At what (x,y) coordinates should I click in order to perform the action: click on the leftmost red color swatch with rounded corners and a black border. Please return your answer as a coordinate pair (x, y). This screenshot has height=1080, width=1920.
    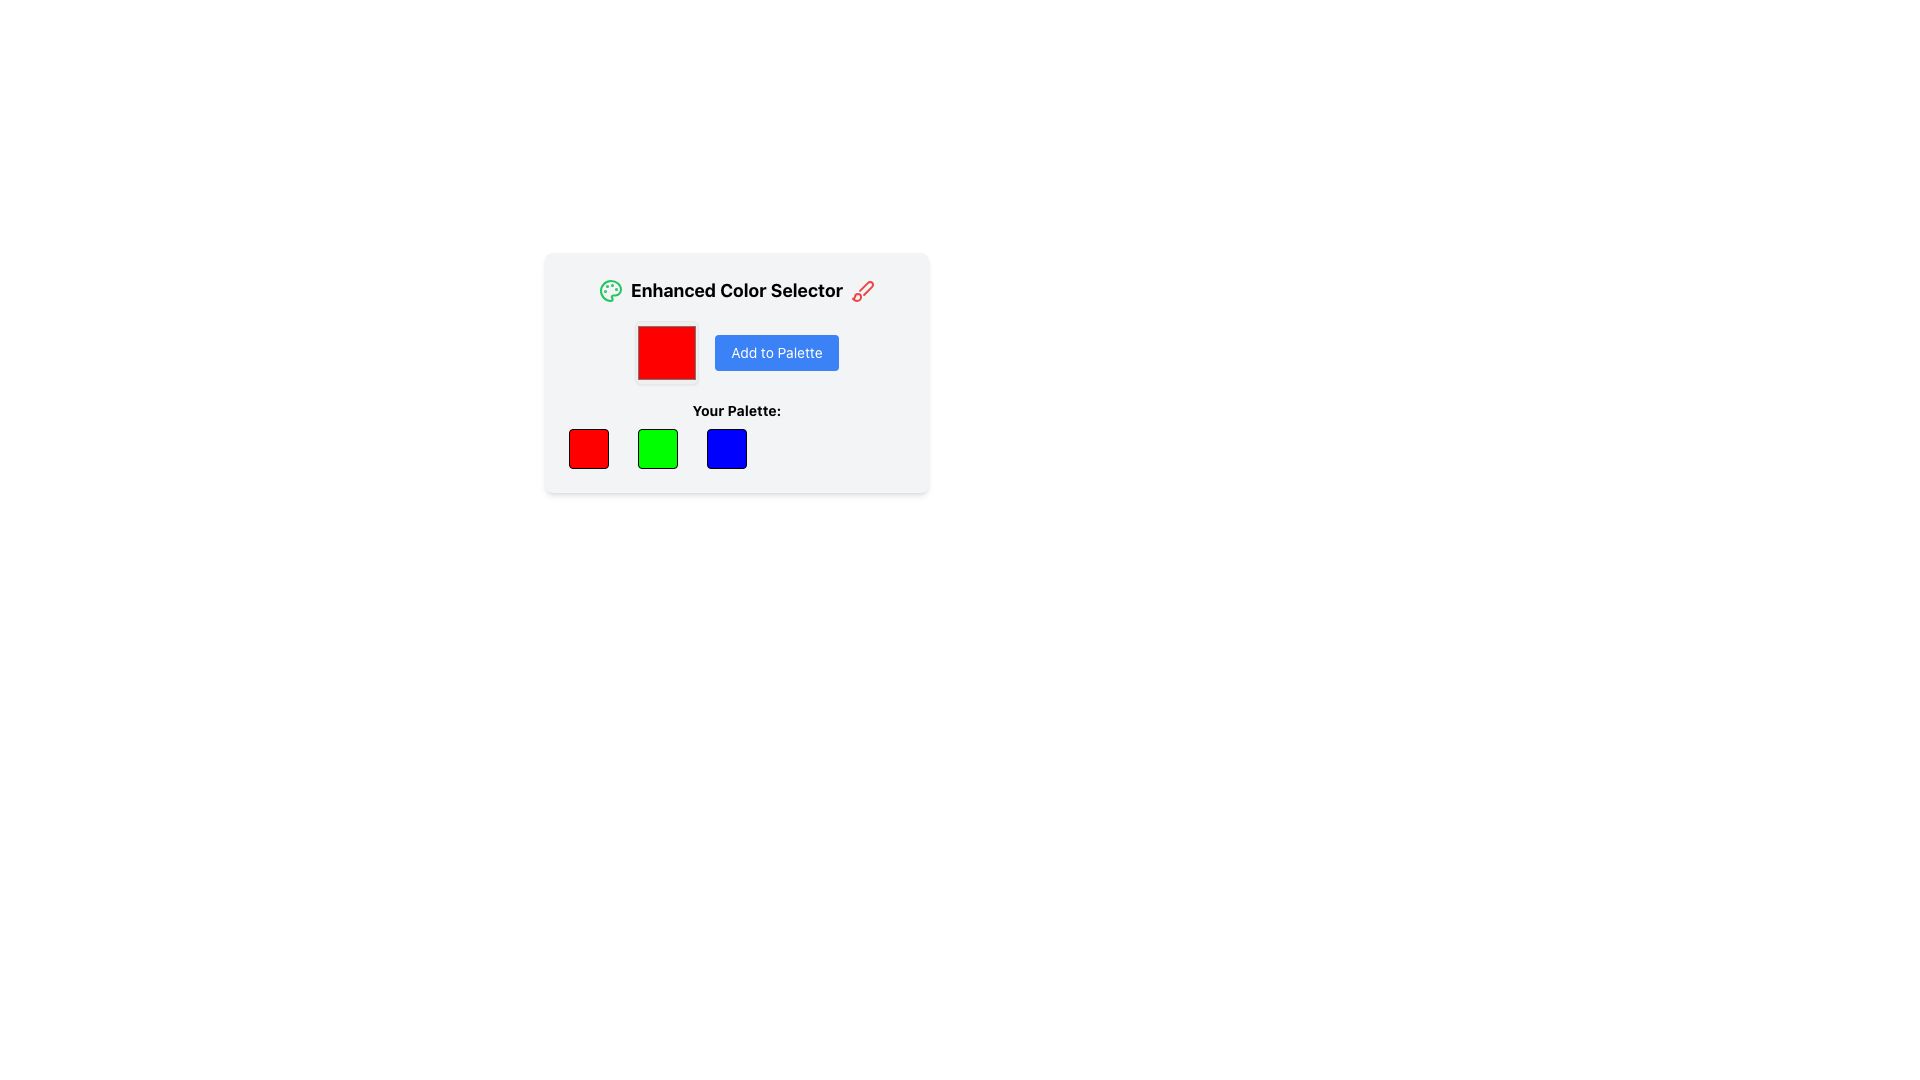
    Looking at the image, I should click on (588, 447).